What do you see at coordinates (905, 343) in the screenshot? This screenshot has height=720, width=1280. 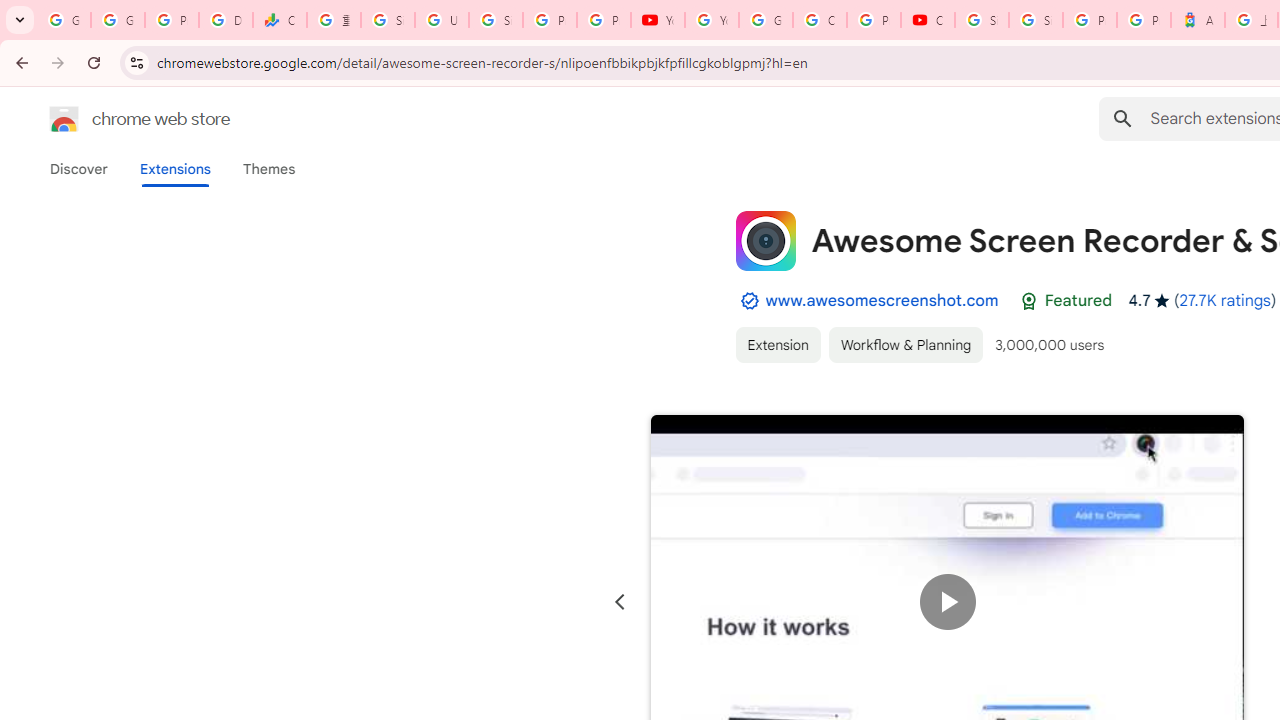 I see `'Workflow & Planning'` at bounding box center [905, 343].